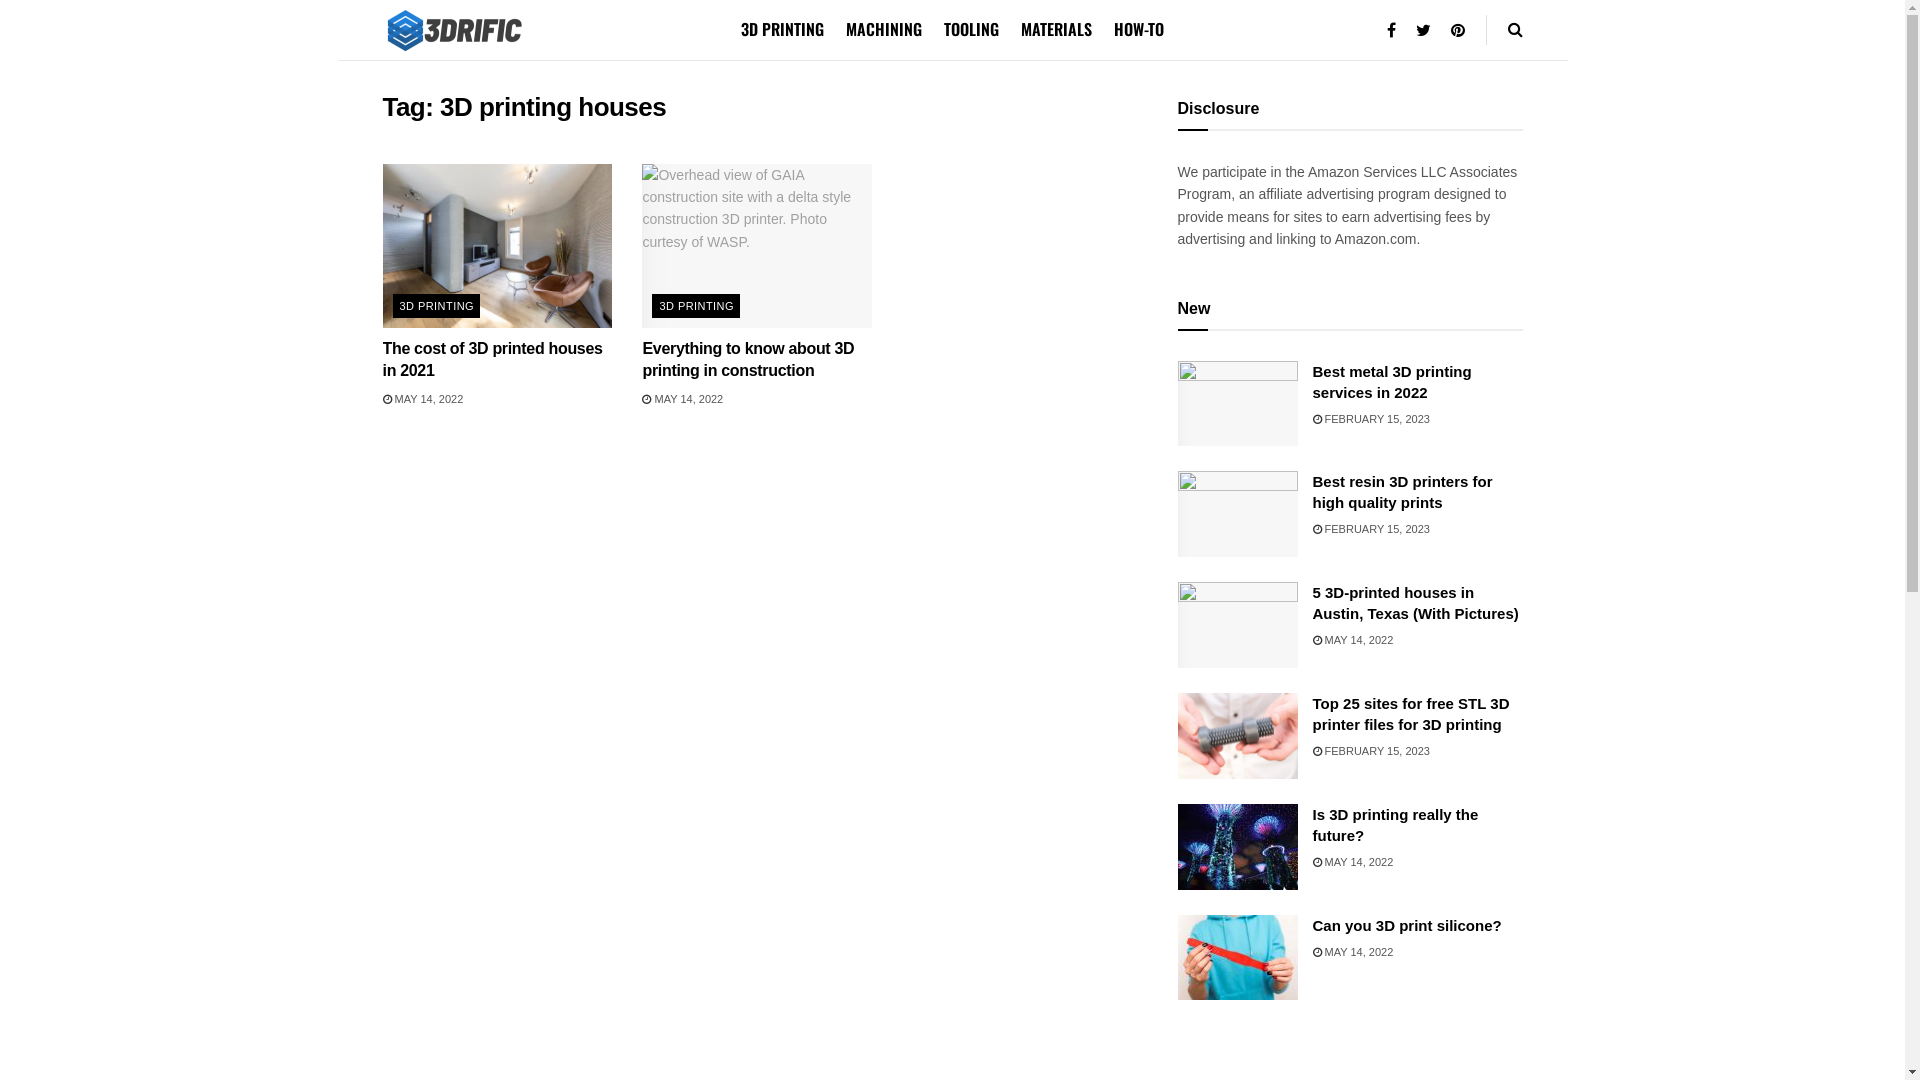 The width and height of the screenshot is (1920, 1080). What do you see at coordinates (971, 29) in the screenshot?
I see `'TOOLING'` at bounding box center [971, 29].